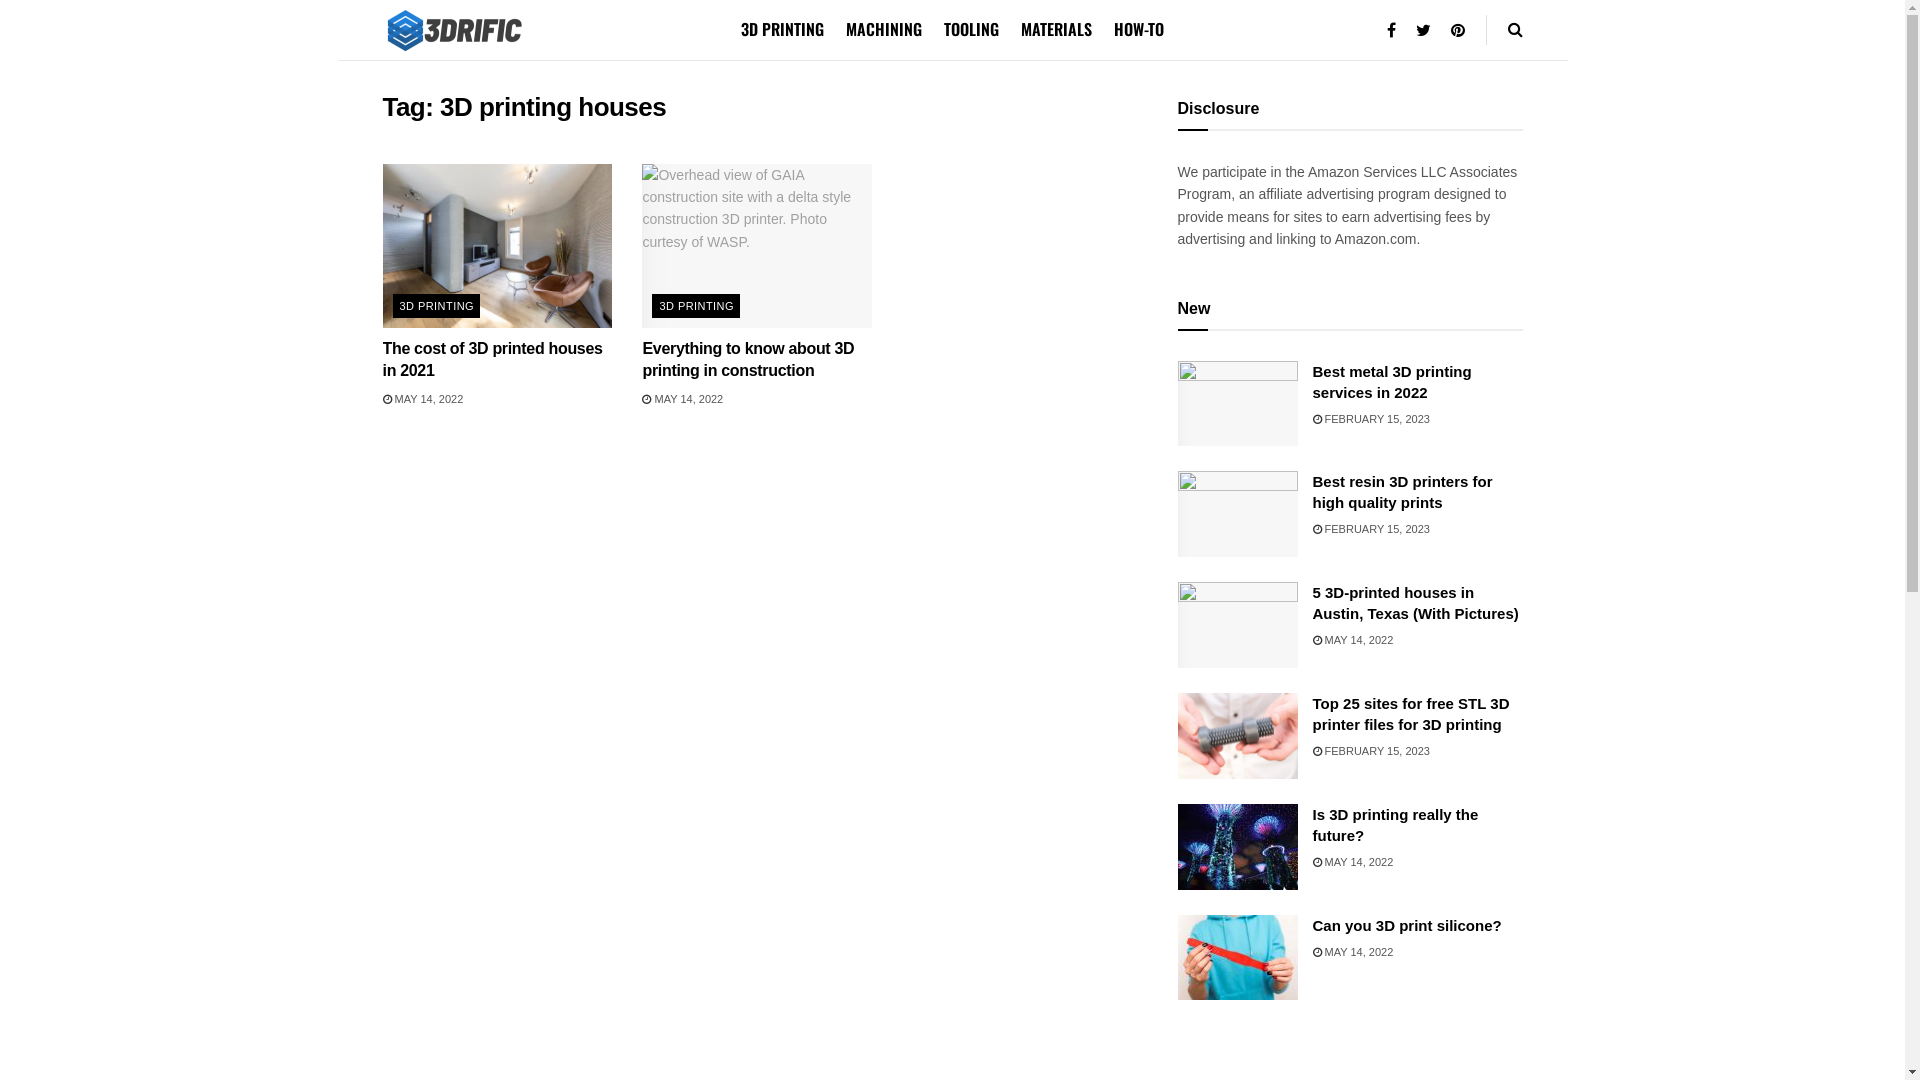 The width and height of the screenshot is (1920, 1080). What do you see at coordinates (971, 29) in the screenshot?
I see `'TOOLING'` at bounding box center [971, 29].